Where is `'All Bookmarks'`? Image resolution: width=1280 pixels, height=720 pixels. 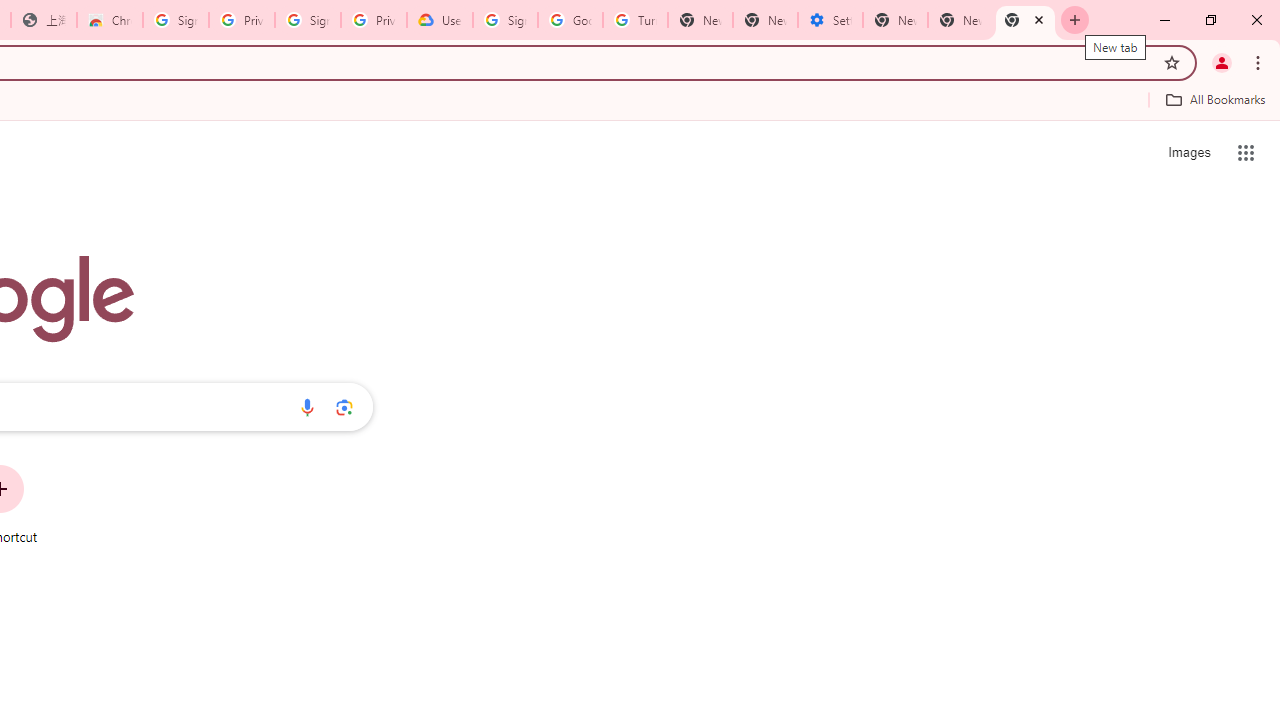
'All Bookmarks' is located at coordinates (1214, 99).